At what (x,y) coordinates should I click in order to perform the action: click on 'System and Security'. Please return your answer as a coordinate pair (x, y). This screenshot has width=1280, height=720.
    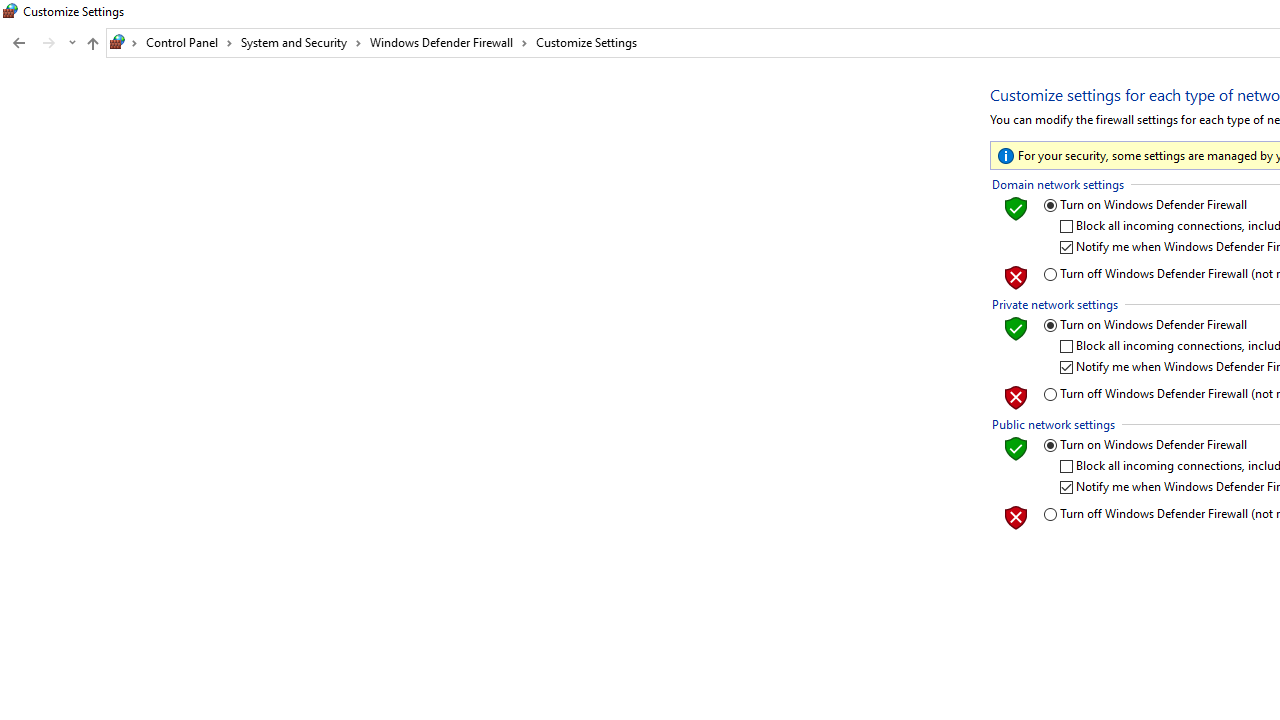
    Looking at the image, I should click on (300, 42).